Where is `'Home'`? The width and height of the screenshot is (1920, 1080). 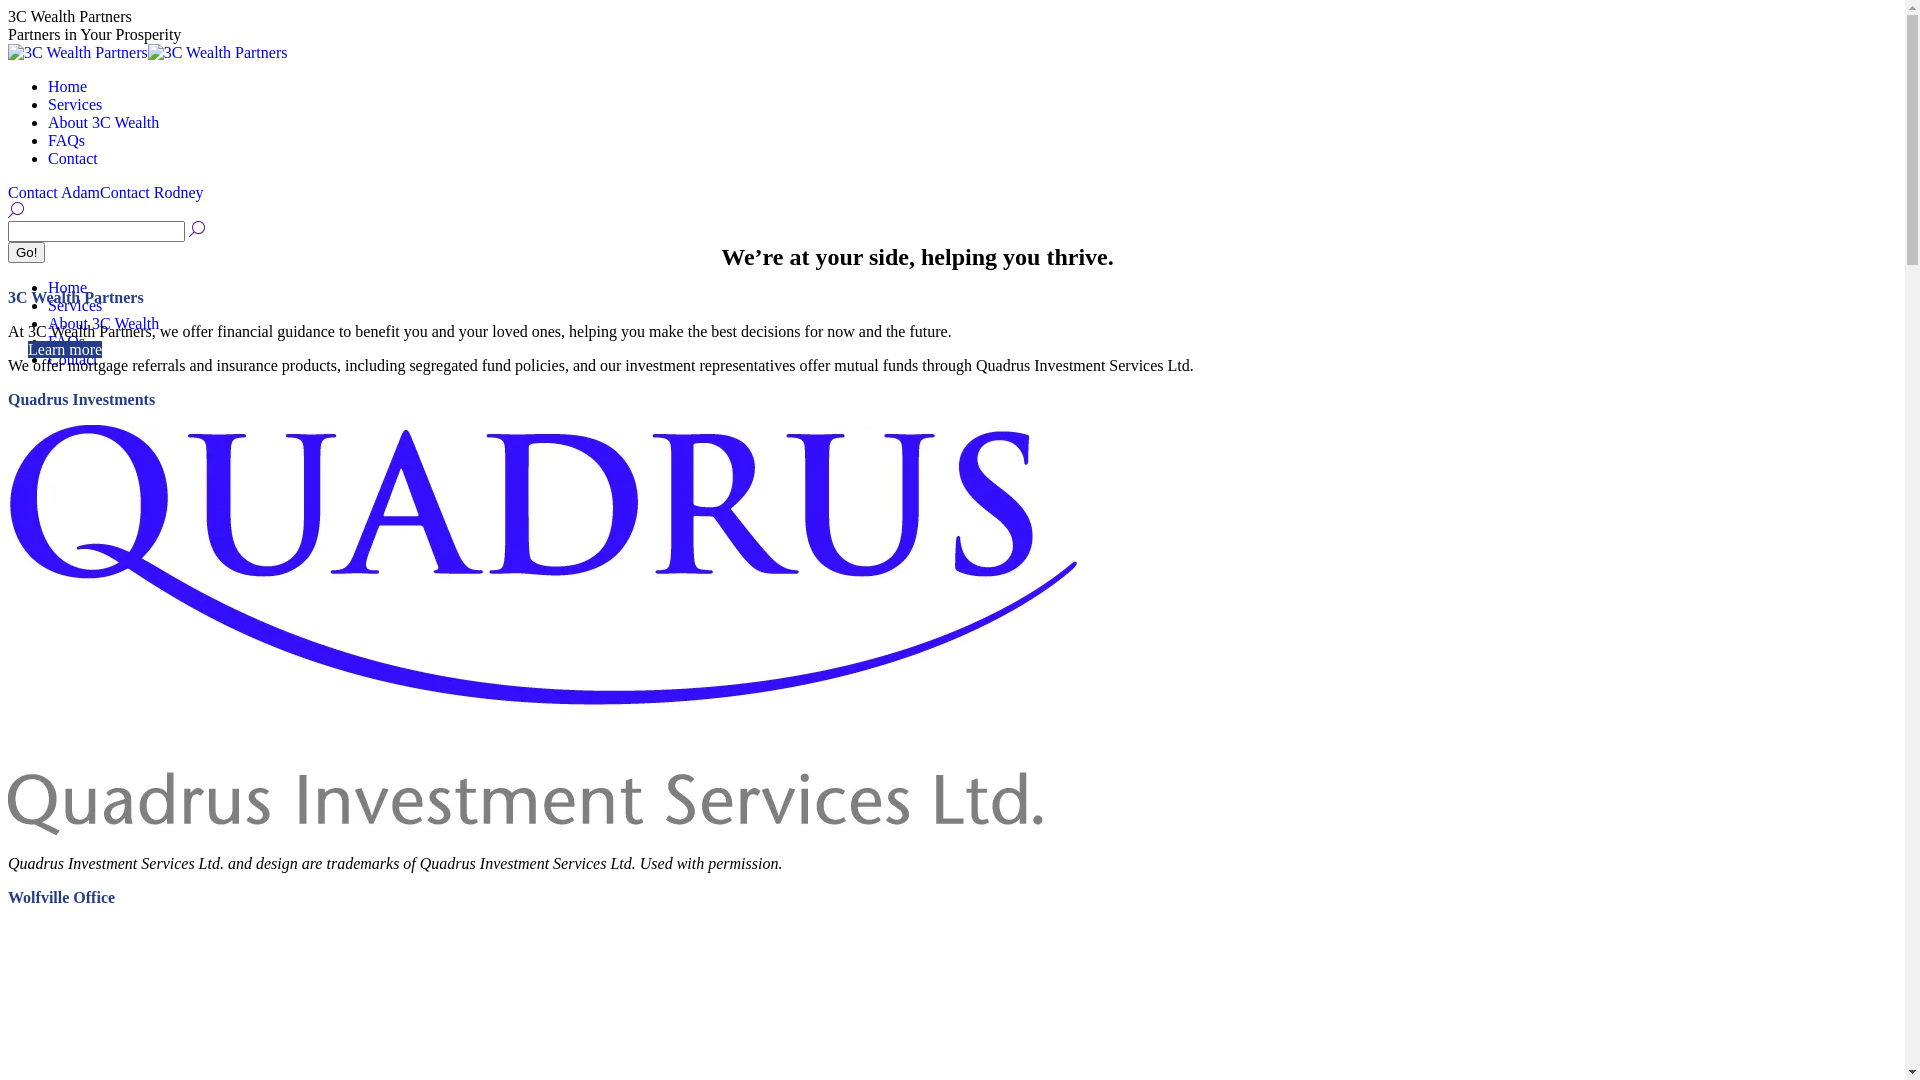
'Home' is located at coordinates (67, 287).